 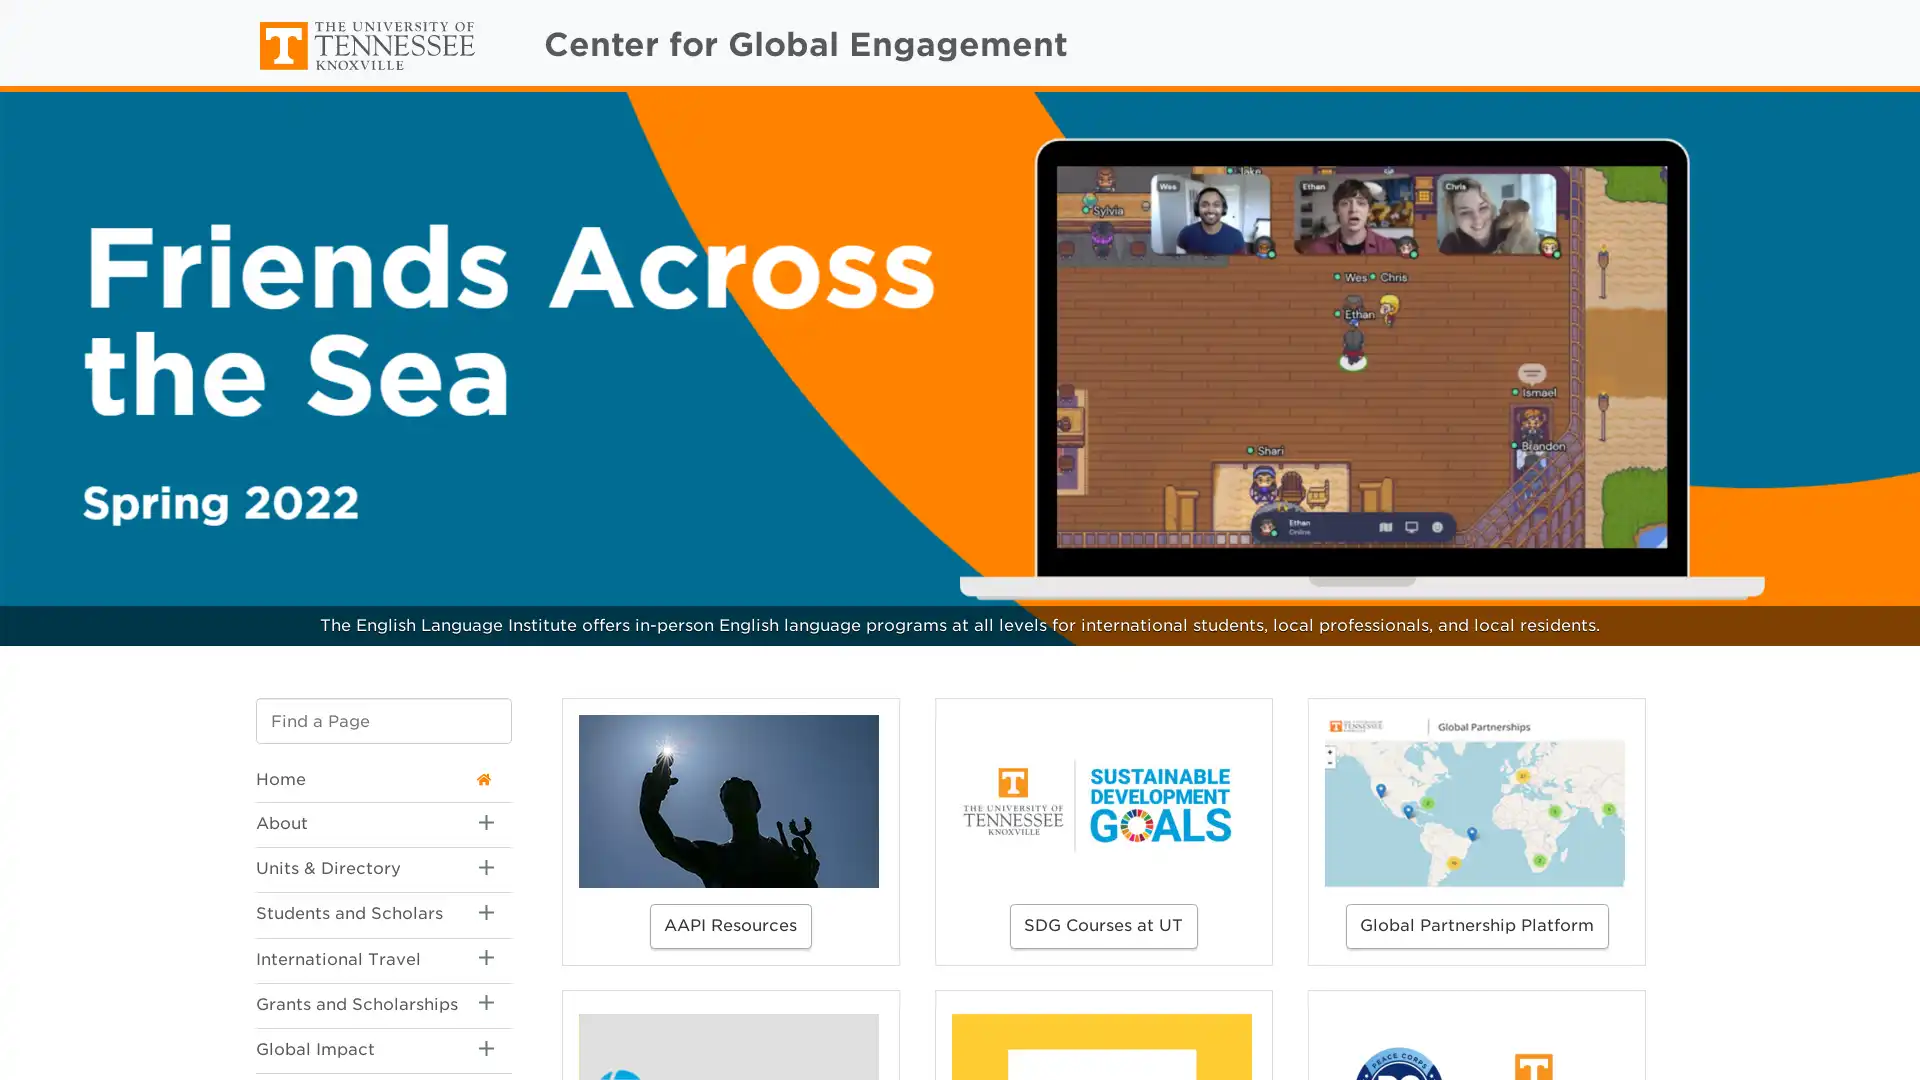 What do you see at coordinates (373, 778) in the screenshot?
I see `Home` at bounding box center [373, 778].